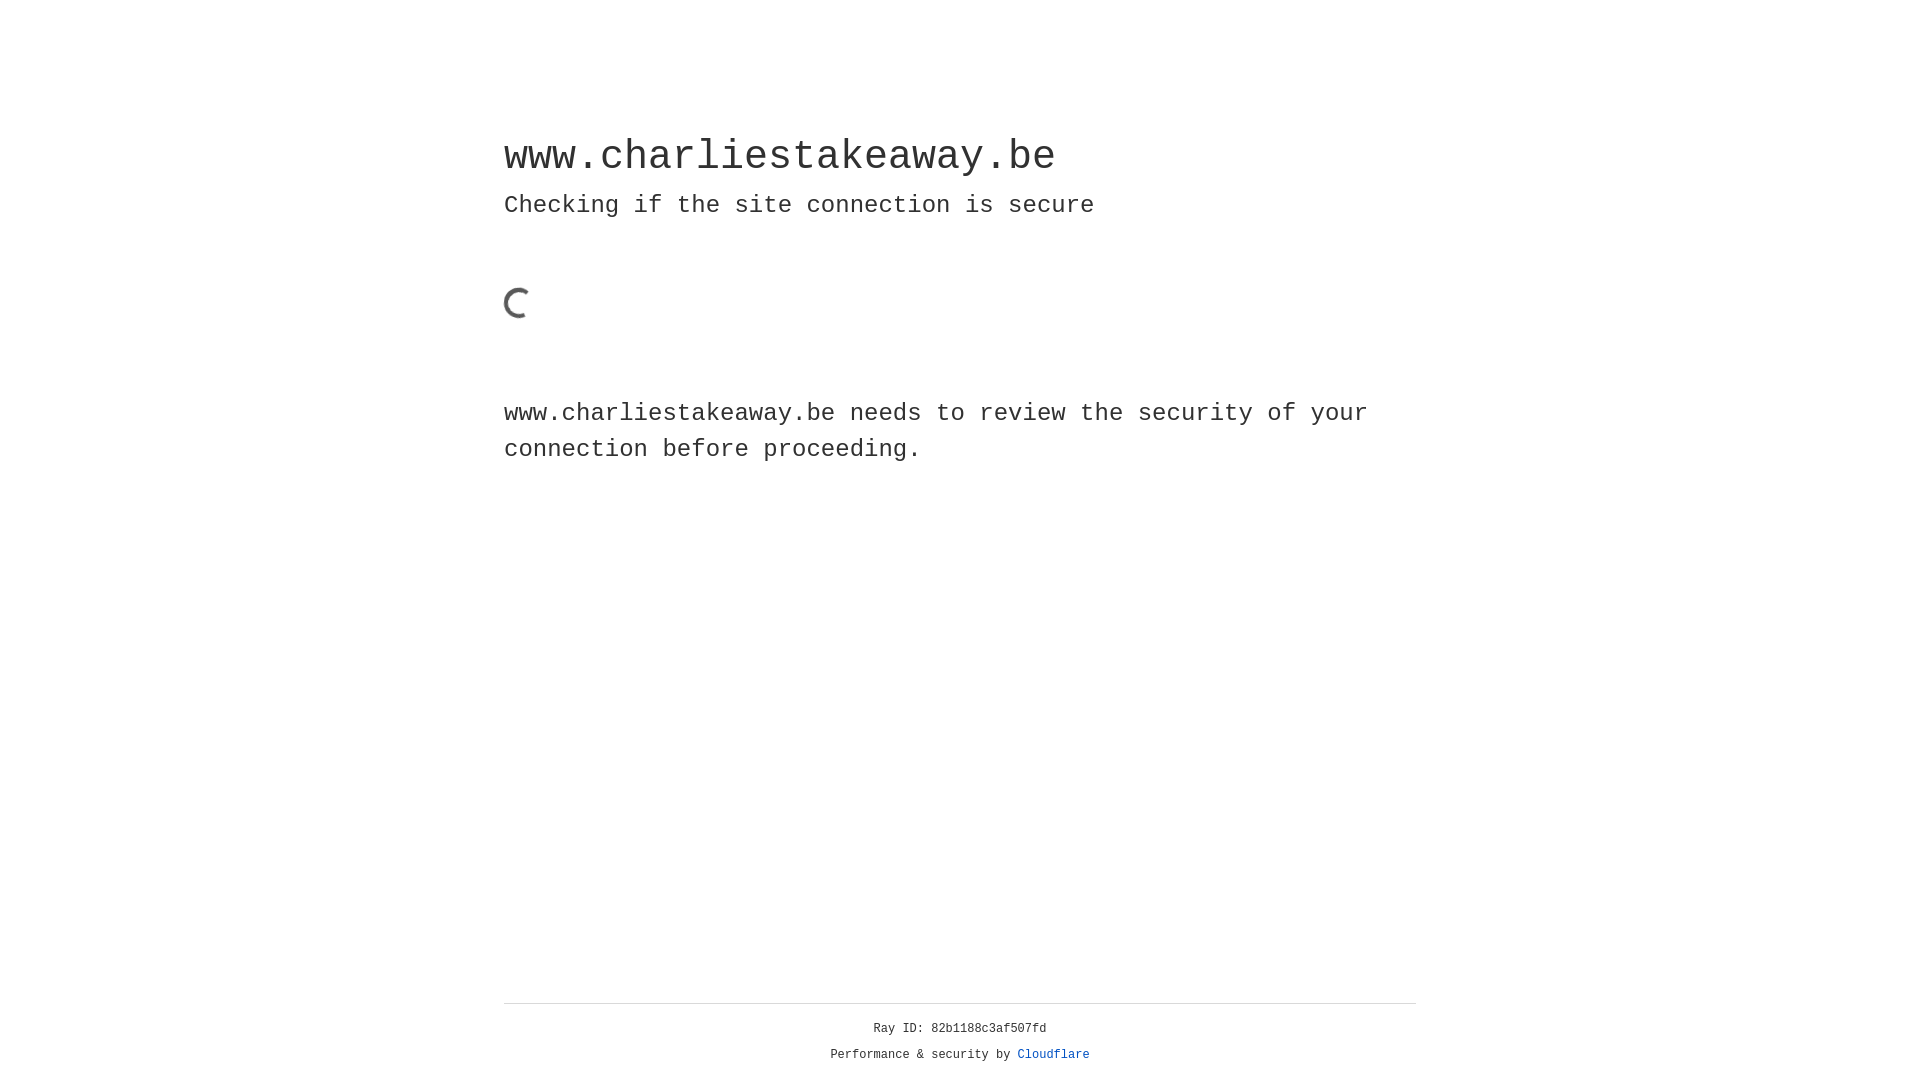  I want to click on 'Cloudflare', so click(1053, 1054).